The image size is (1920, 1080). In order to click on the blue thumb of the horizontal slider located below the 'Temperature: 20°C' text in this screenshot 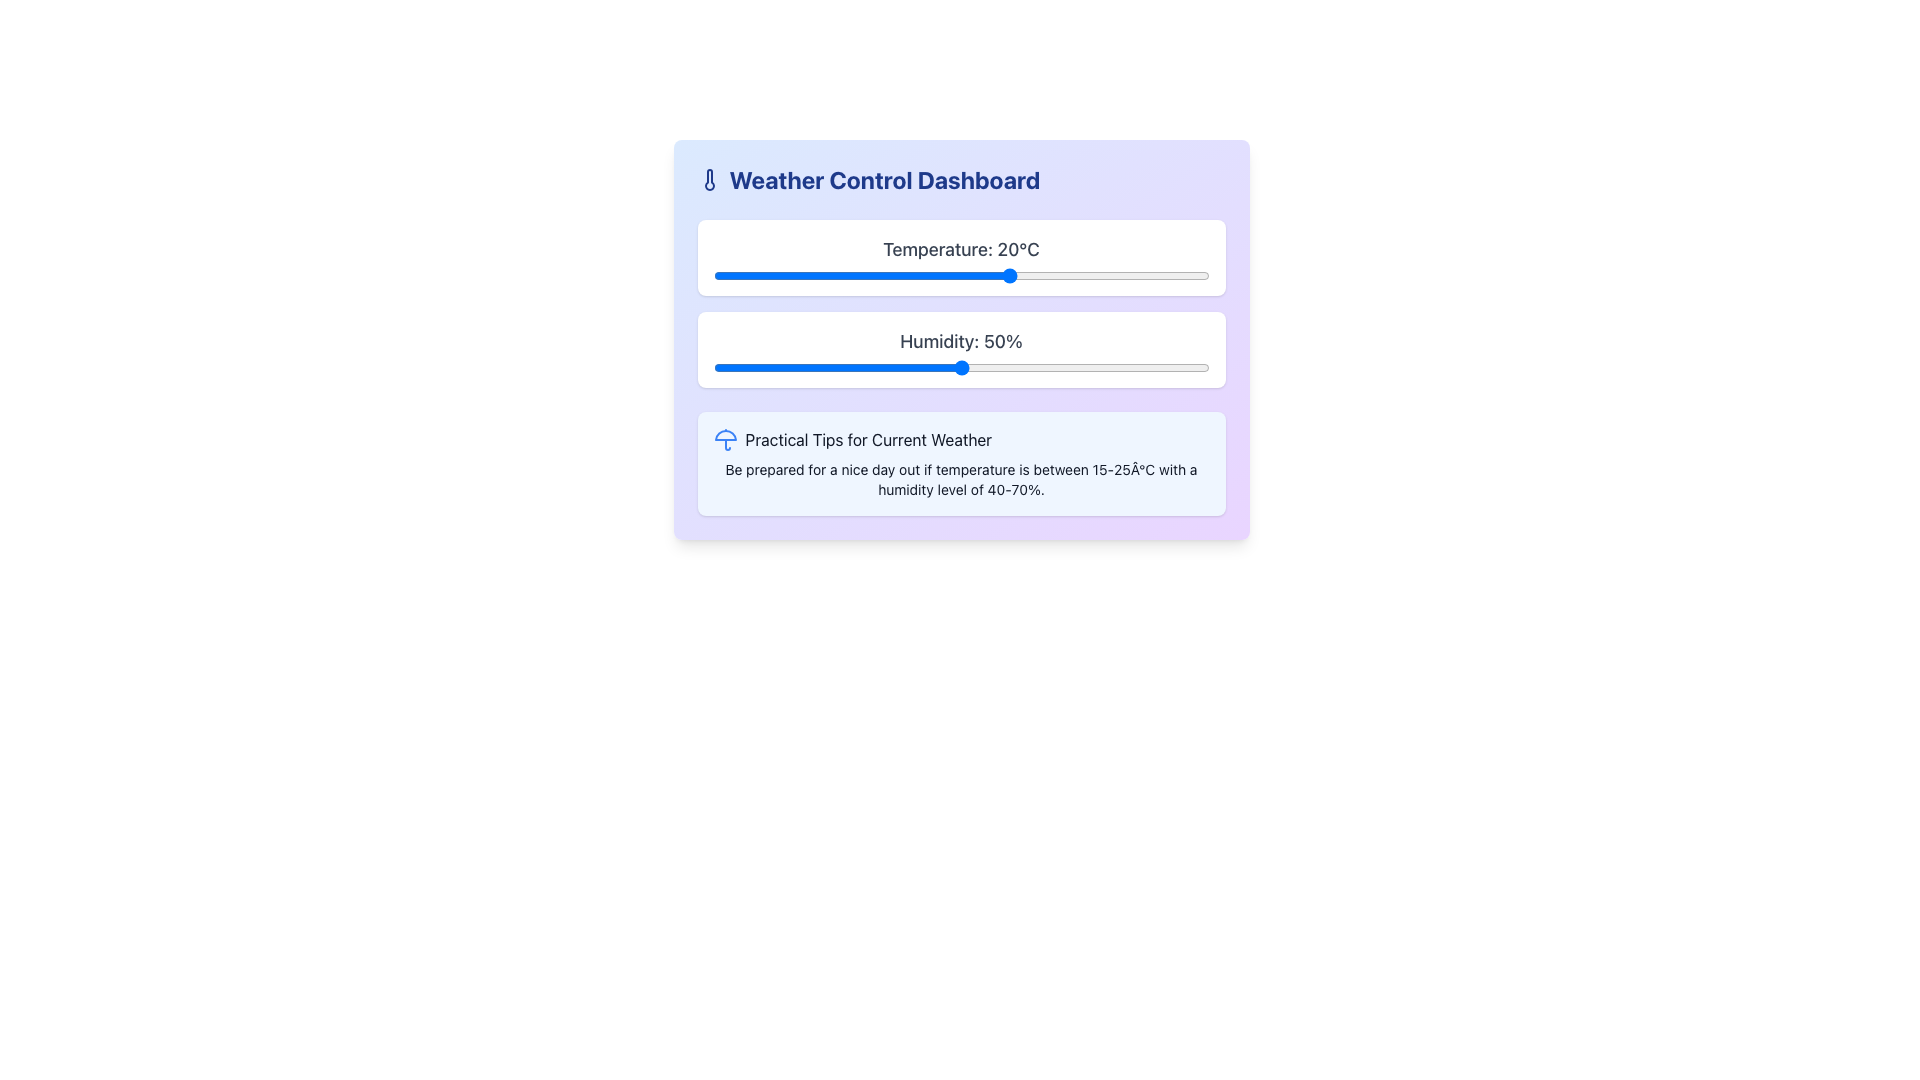, I will do `click(961, 276)`.